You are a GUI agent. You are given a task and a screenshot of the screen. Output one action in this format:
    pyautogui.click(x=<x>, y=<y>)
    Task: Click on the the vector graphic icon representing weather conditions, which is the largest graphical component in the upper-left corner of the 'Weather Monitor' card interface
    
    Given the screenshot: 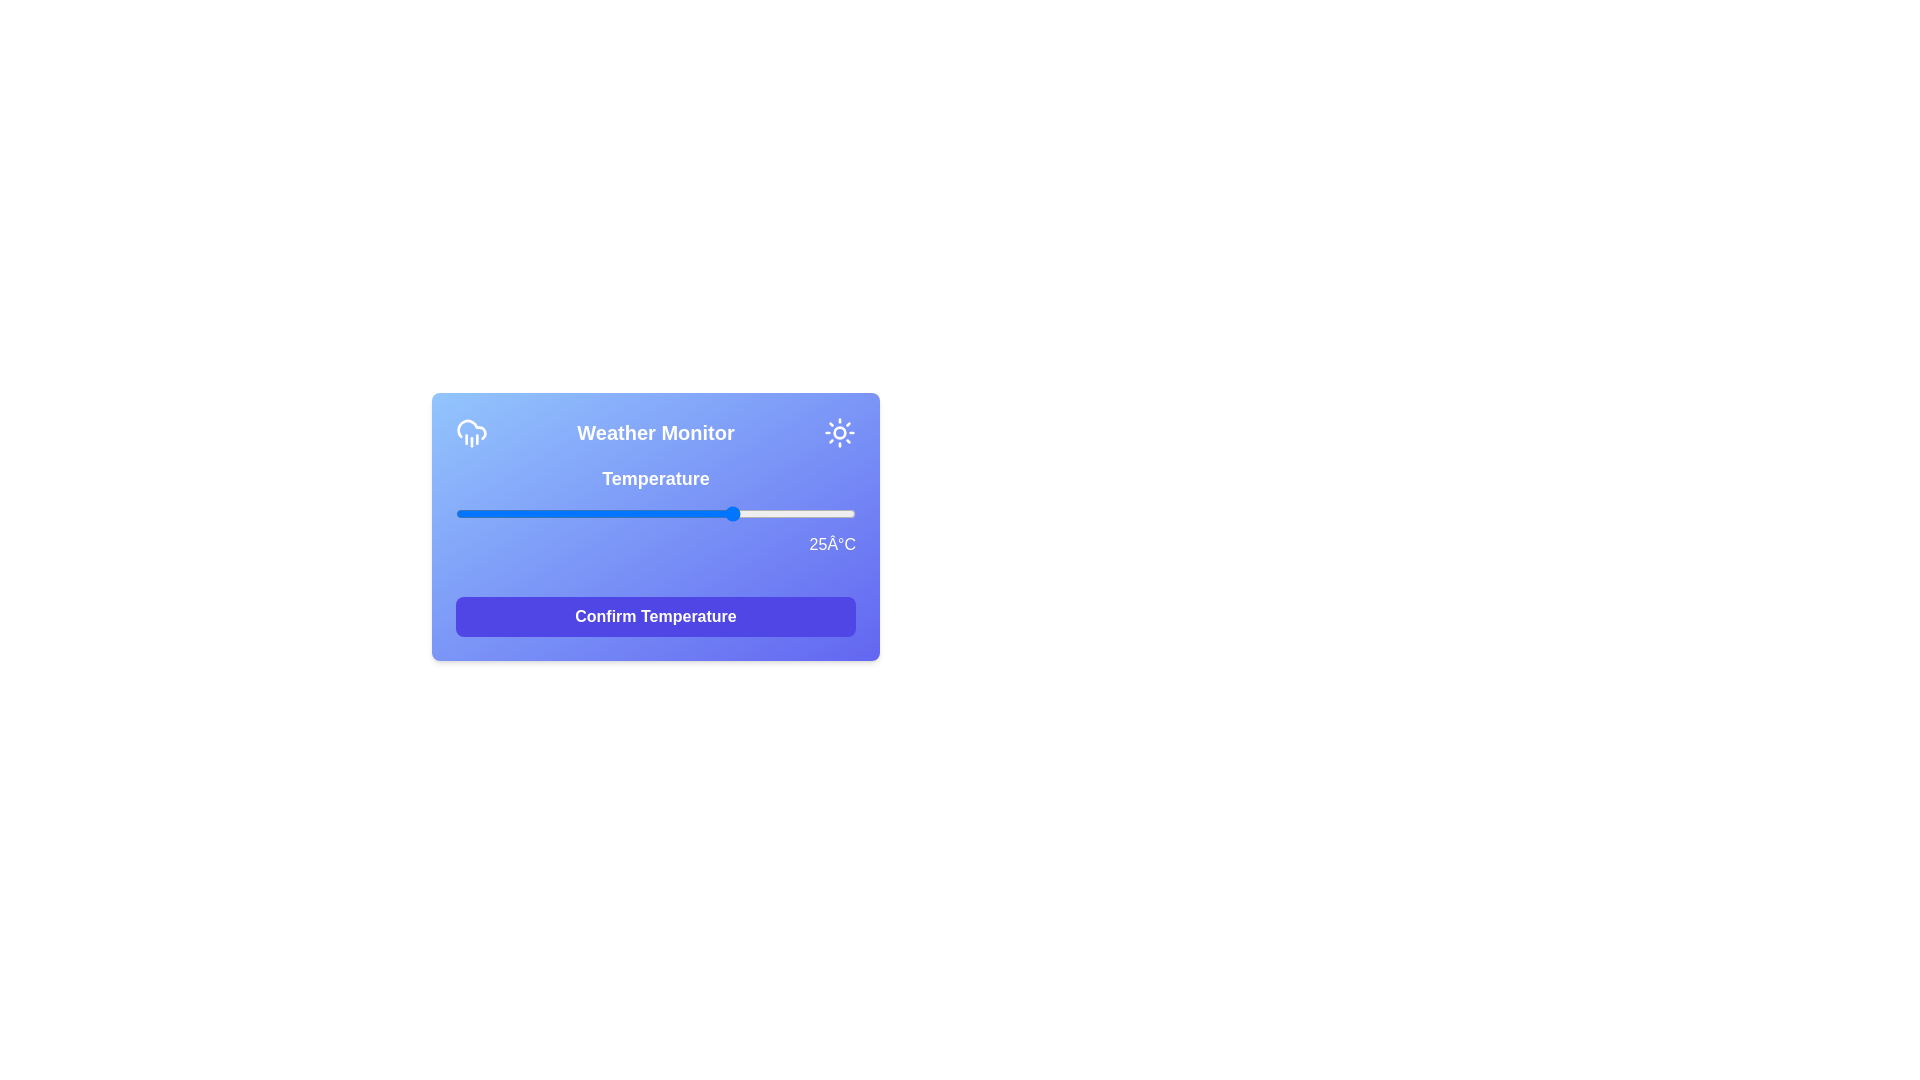 What is the action you would take?
    pyautogui.click(x=470, y=428)
    